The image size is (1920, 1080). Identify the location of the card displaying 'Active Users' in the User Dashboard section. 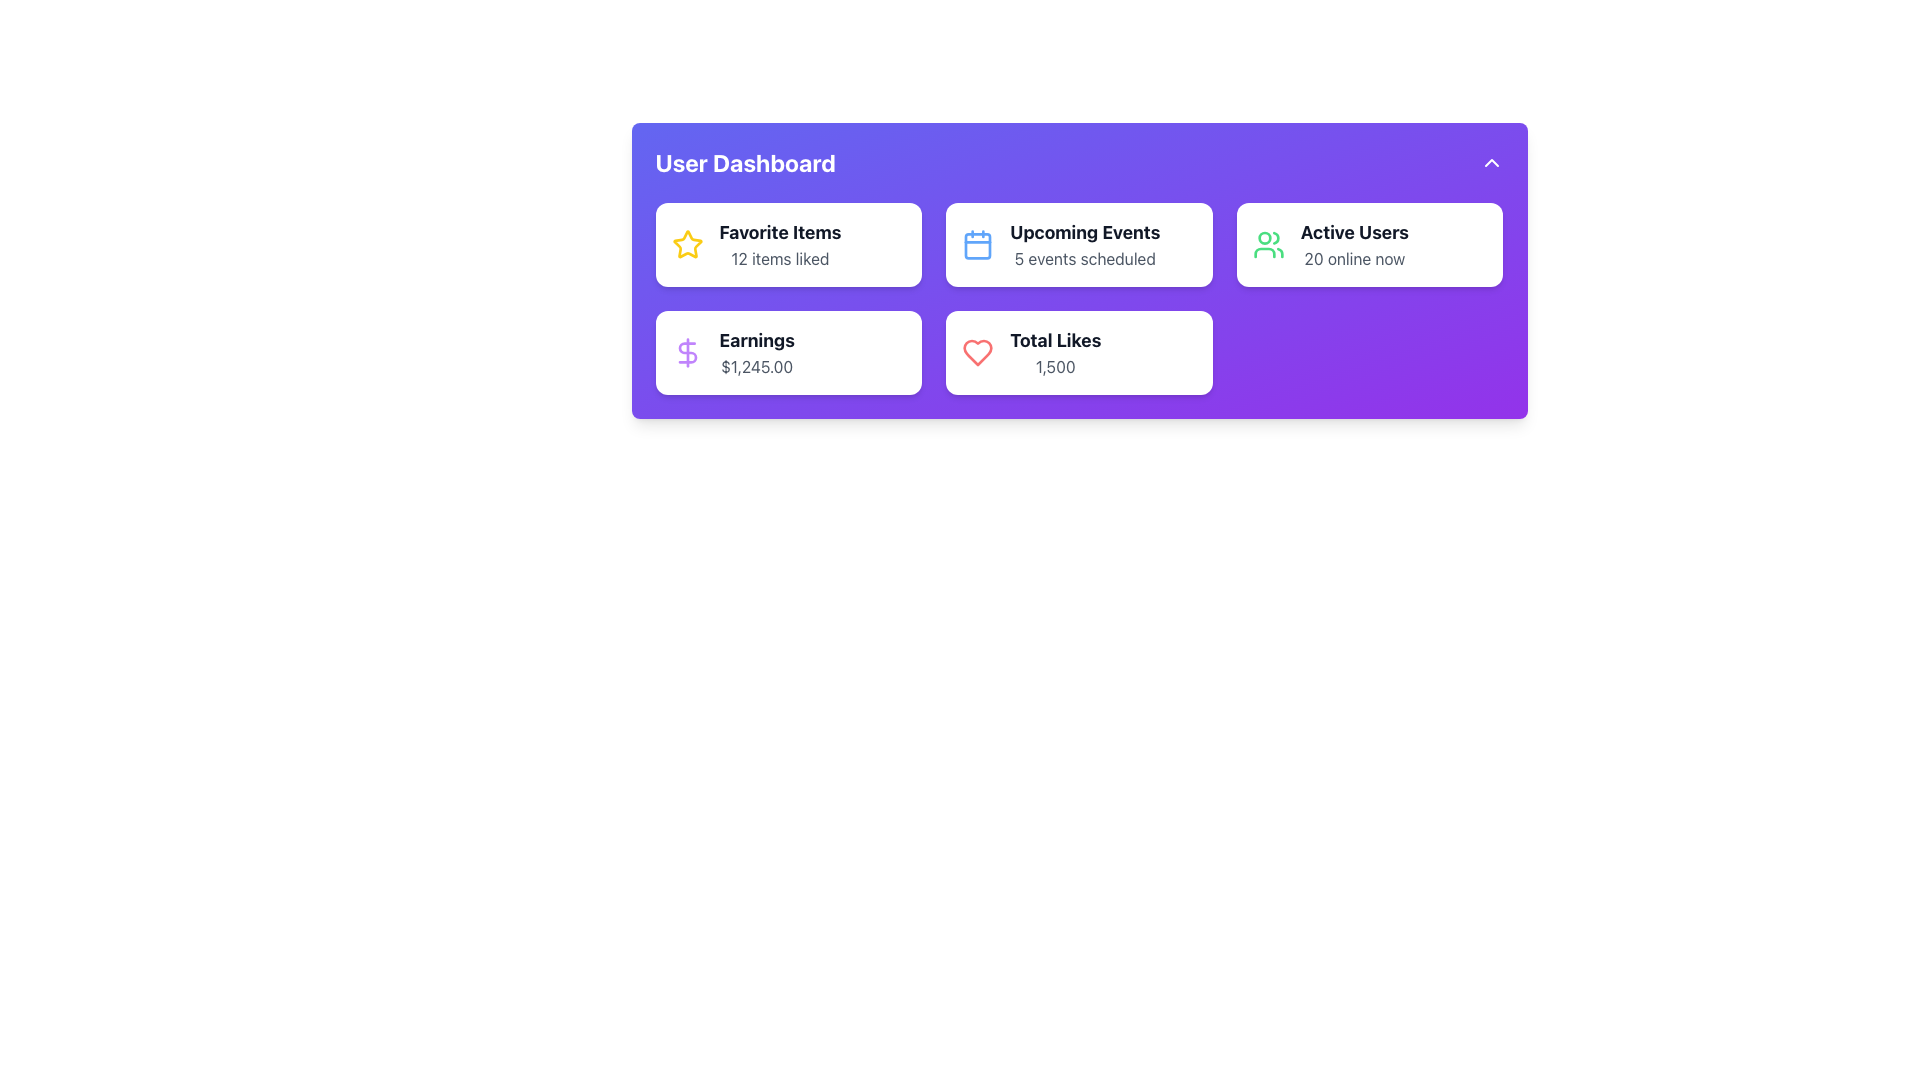
(1369, 244).